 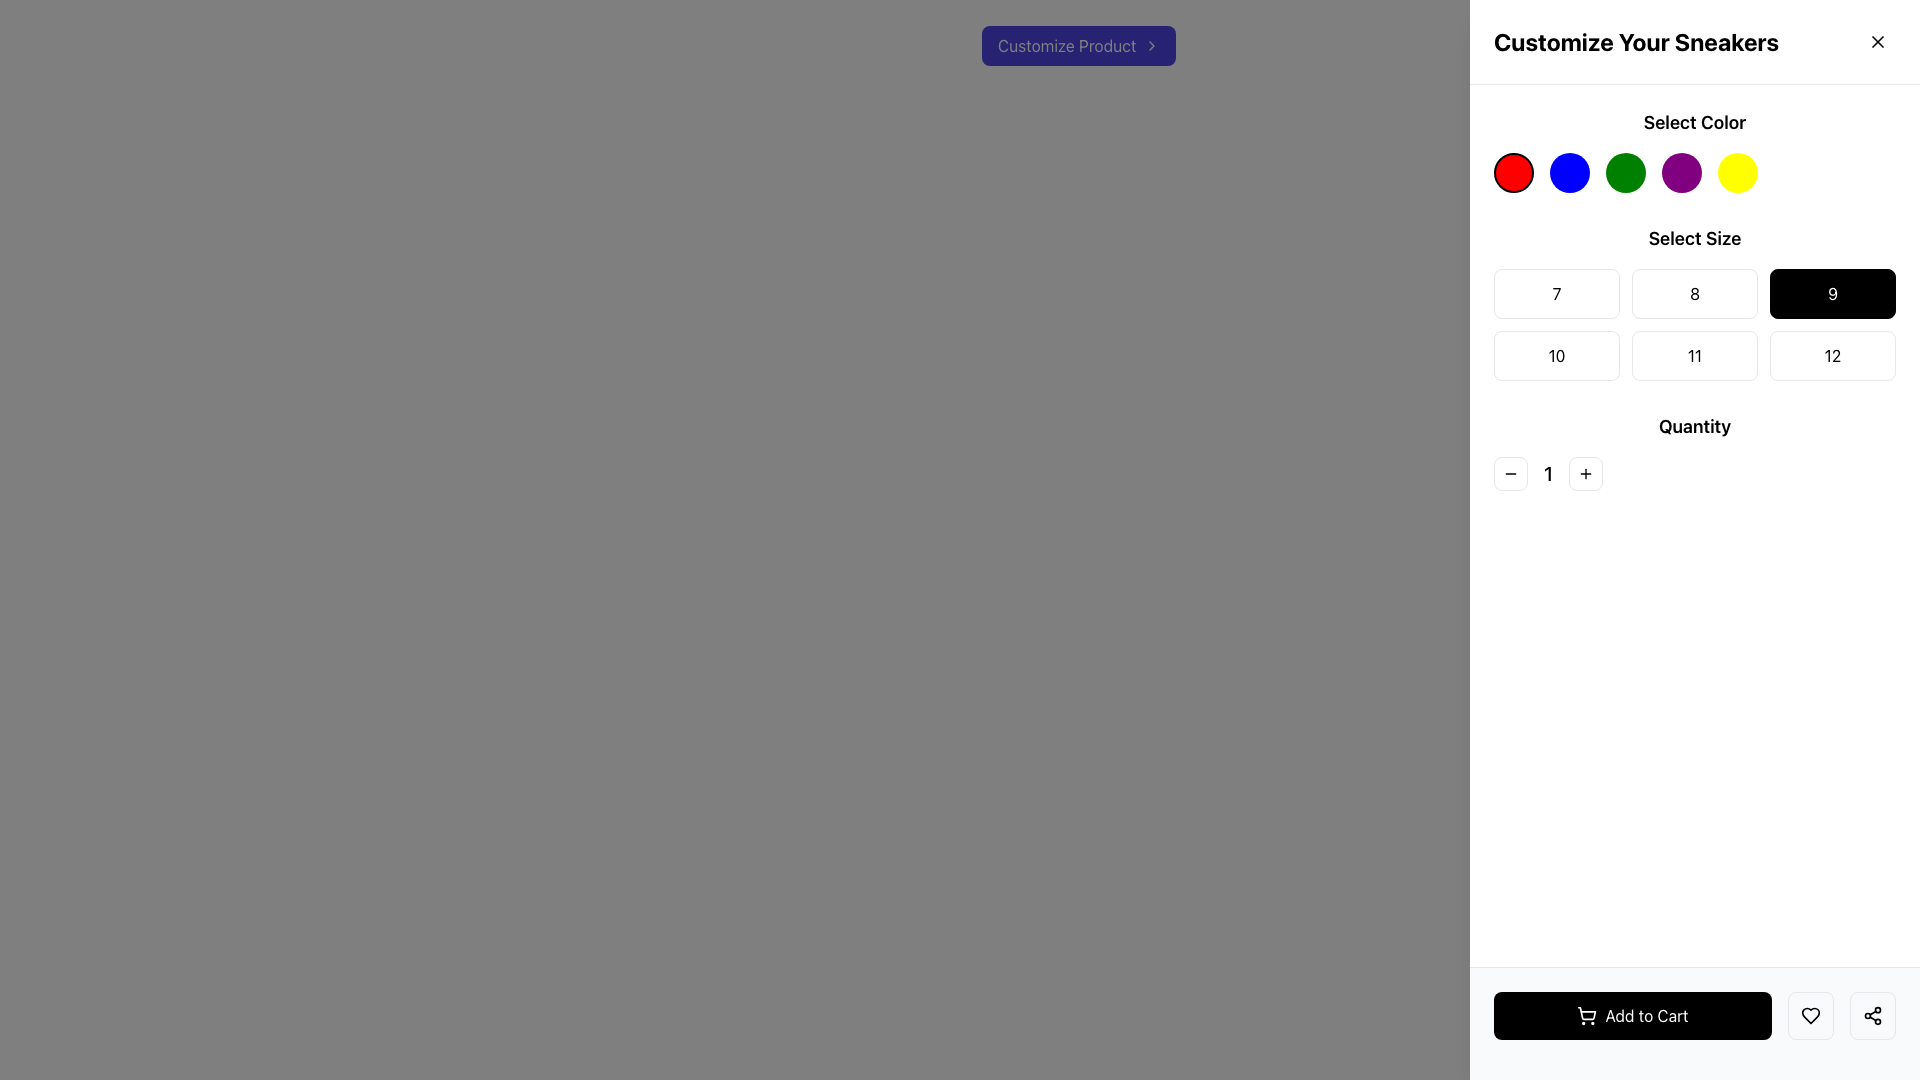 I want to click on the rightmost icon button styled as a share symbol, so click(x=1871, y=1015).